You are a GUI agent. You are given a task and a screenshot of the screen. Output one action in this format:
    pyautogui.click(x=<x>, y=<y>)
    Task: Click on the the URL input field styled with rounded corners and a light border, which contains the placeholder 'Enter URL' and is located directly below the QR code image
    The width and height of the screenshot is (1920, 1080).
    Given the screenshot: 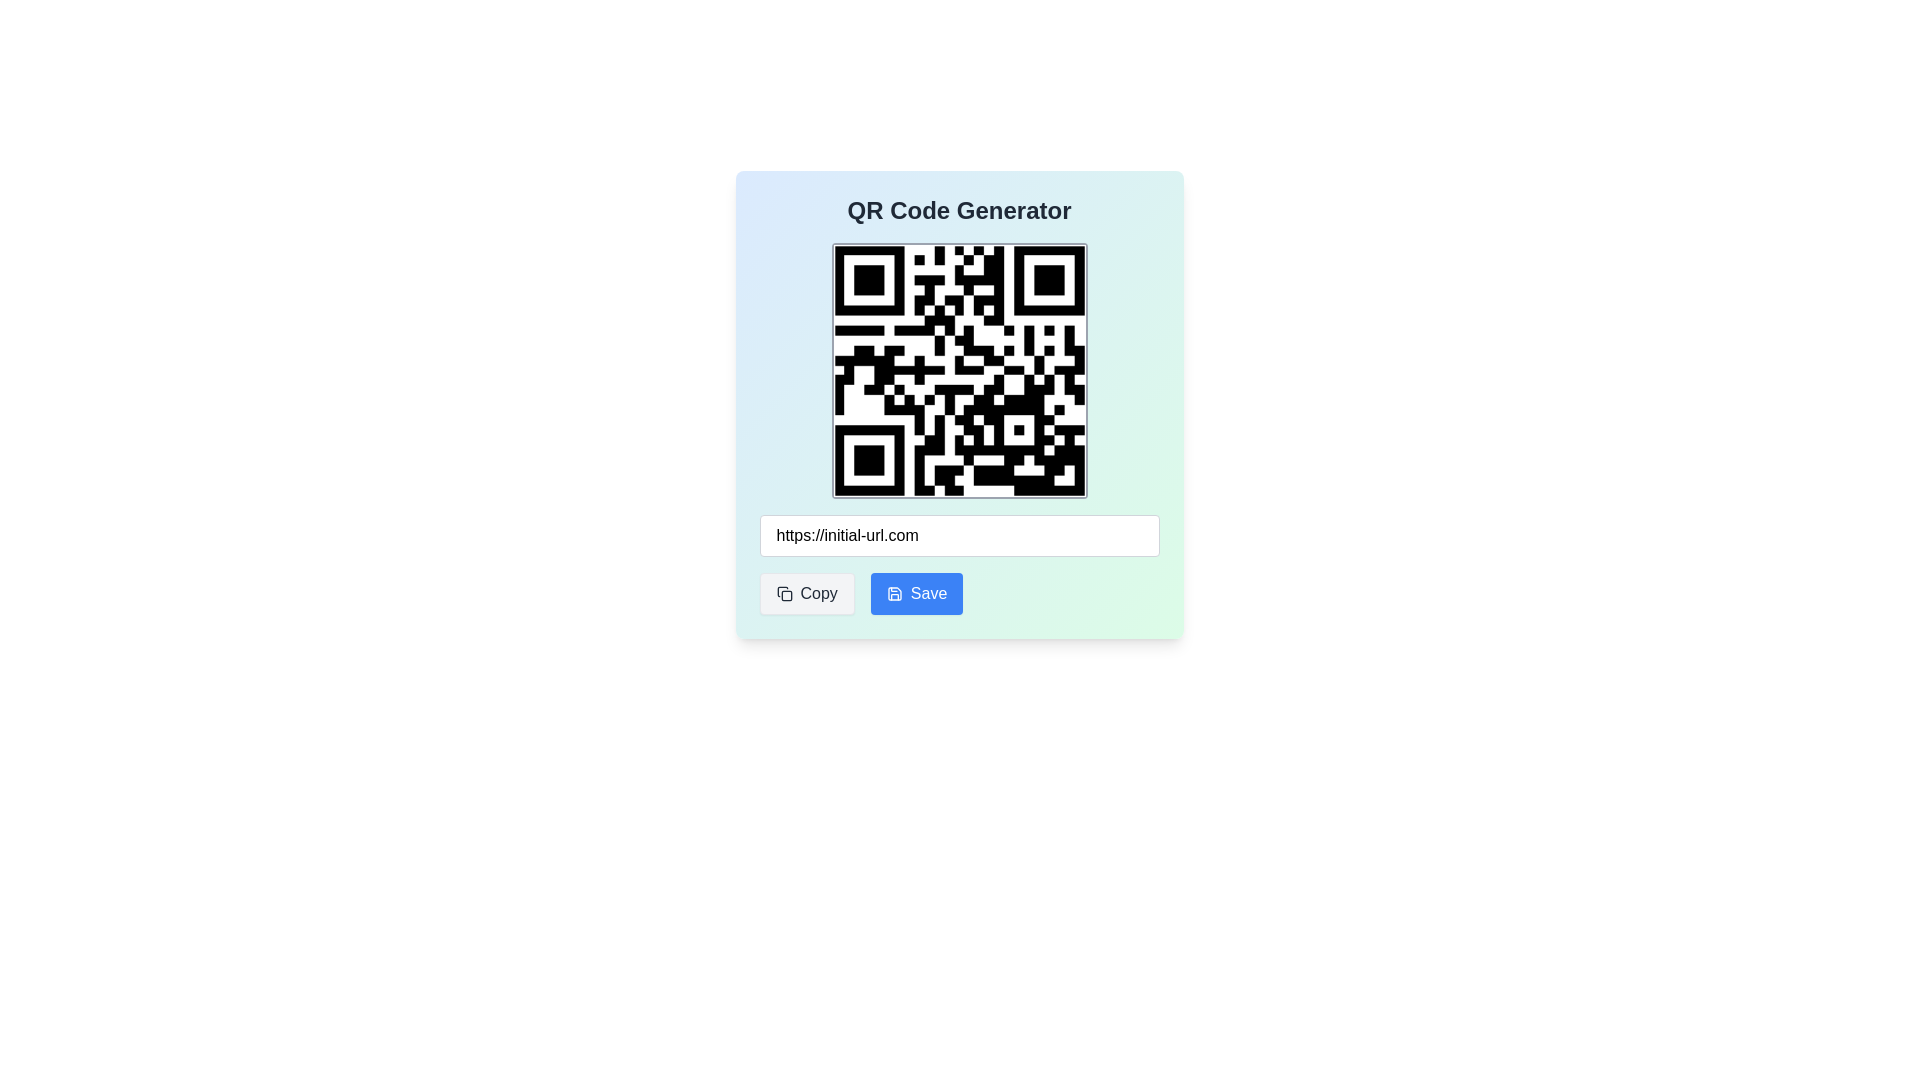 What is the action you would take?
    pyautogui.click(x=958, y=535)
    